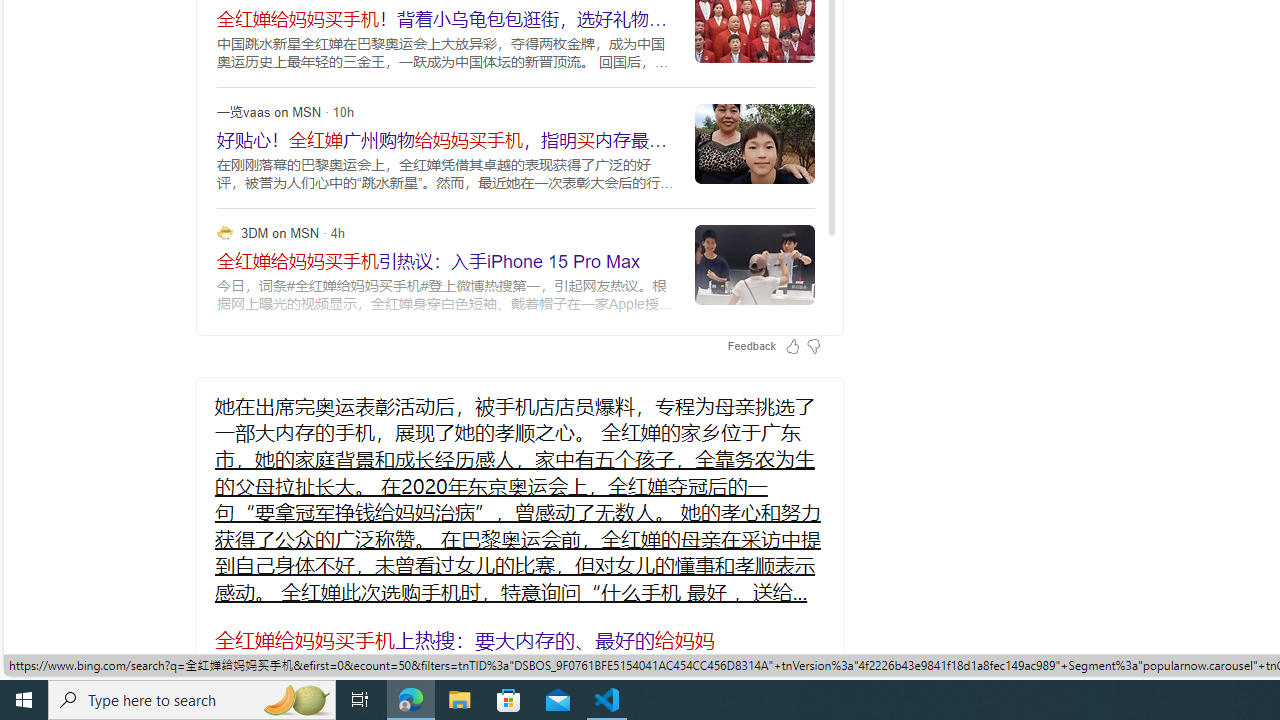  I want to click on 'Feedback Like', so click(791, 344).